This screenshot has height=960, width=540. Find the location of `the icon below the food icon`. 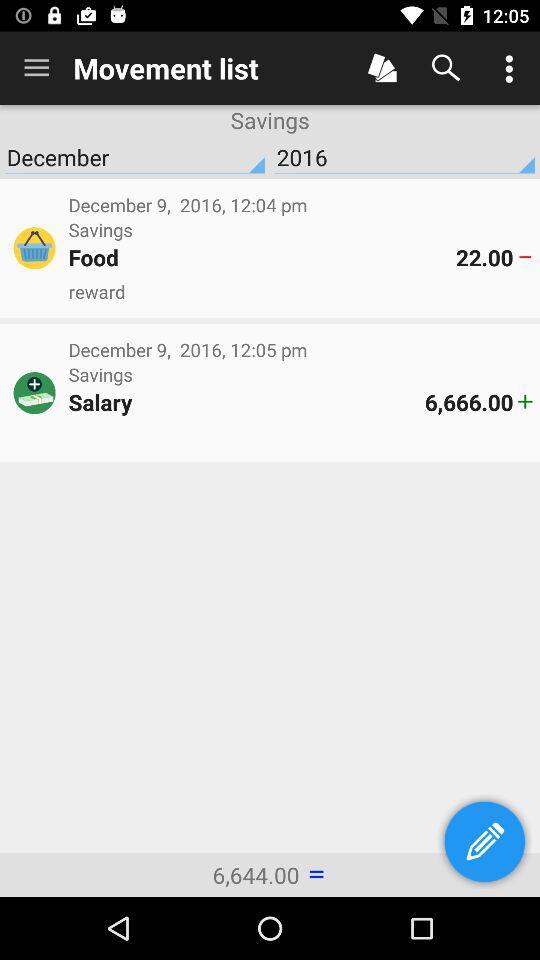

the icon below the food icon is located at coordinates (299, 290).